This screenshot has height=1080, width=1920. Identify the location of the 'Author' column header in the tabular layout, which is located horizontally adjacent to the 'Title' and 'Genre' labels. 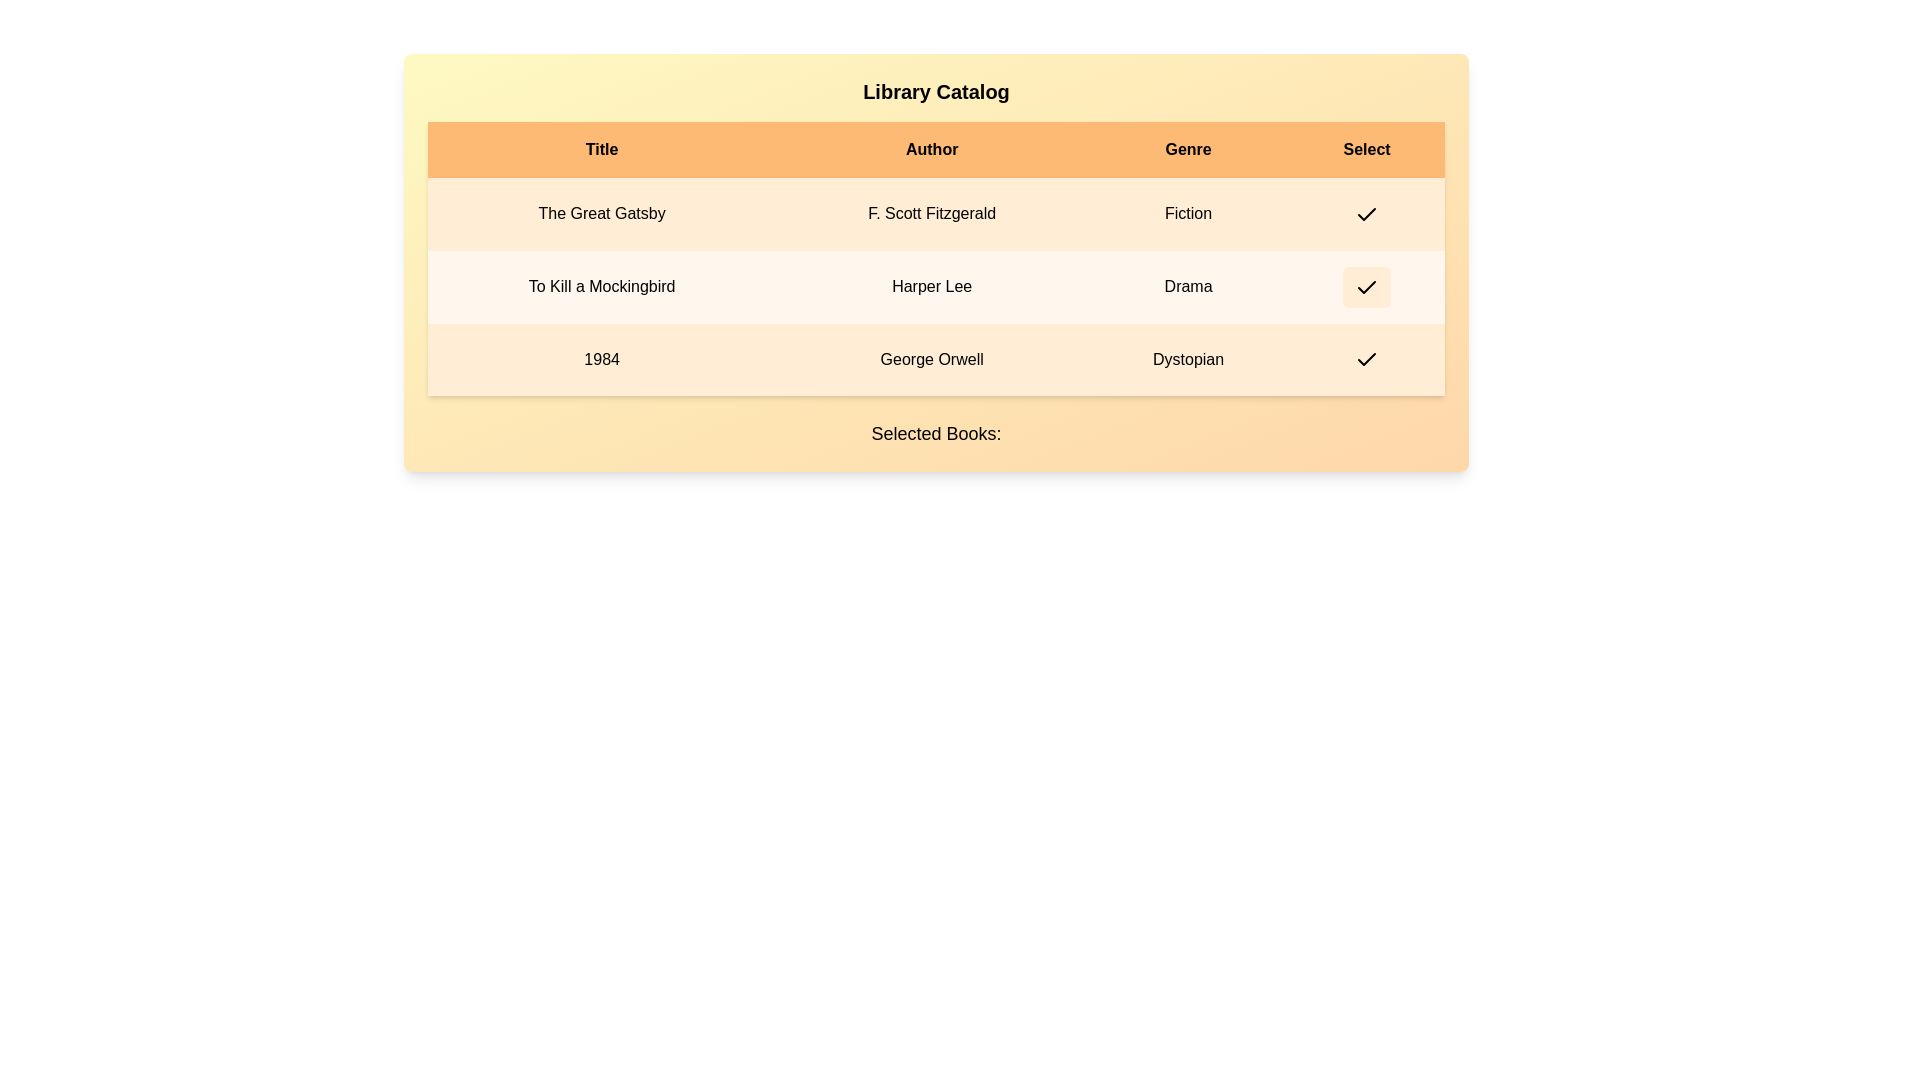
(931, 149).